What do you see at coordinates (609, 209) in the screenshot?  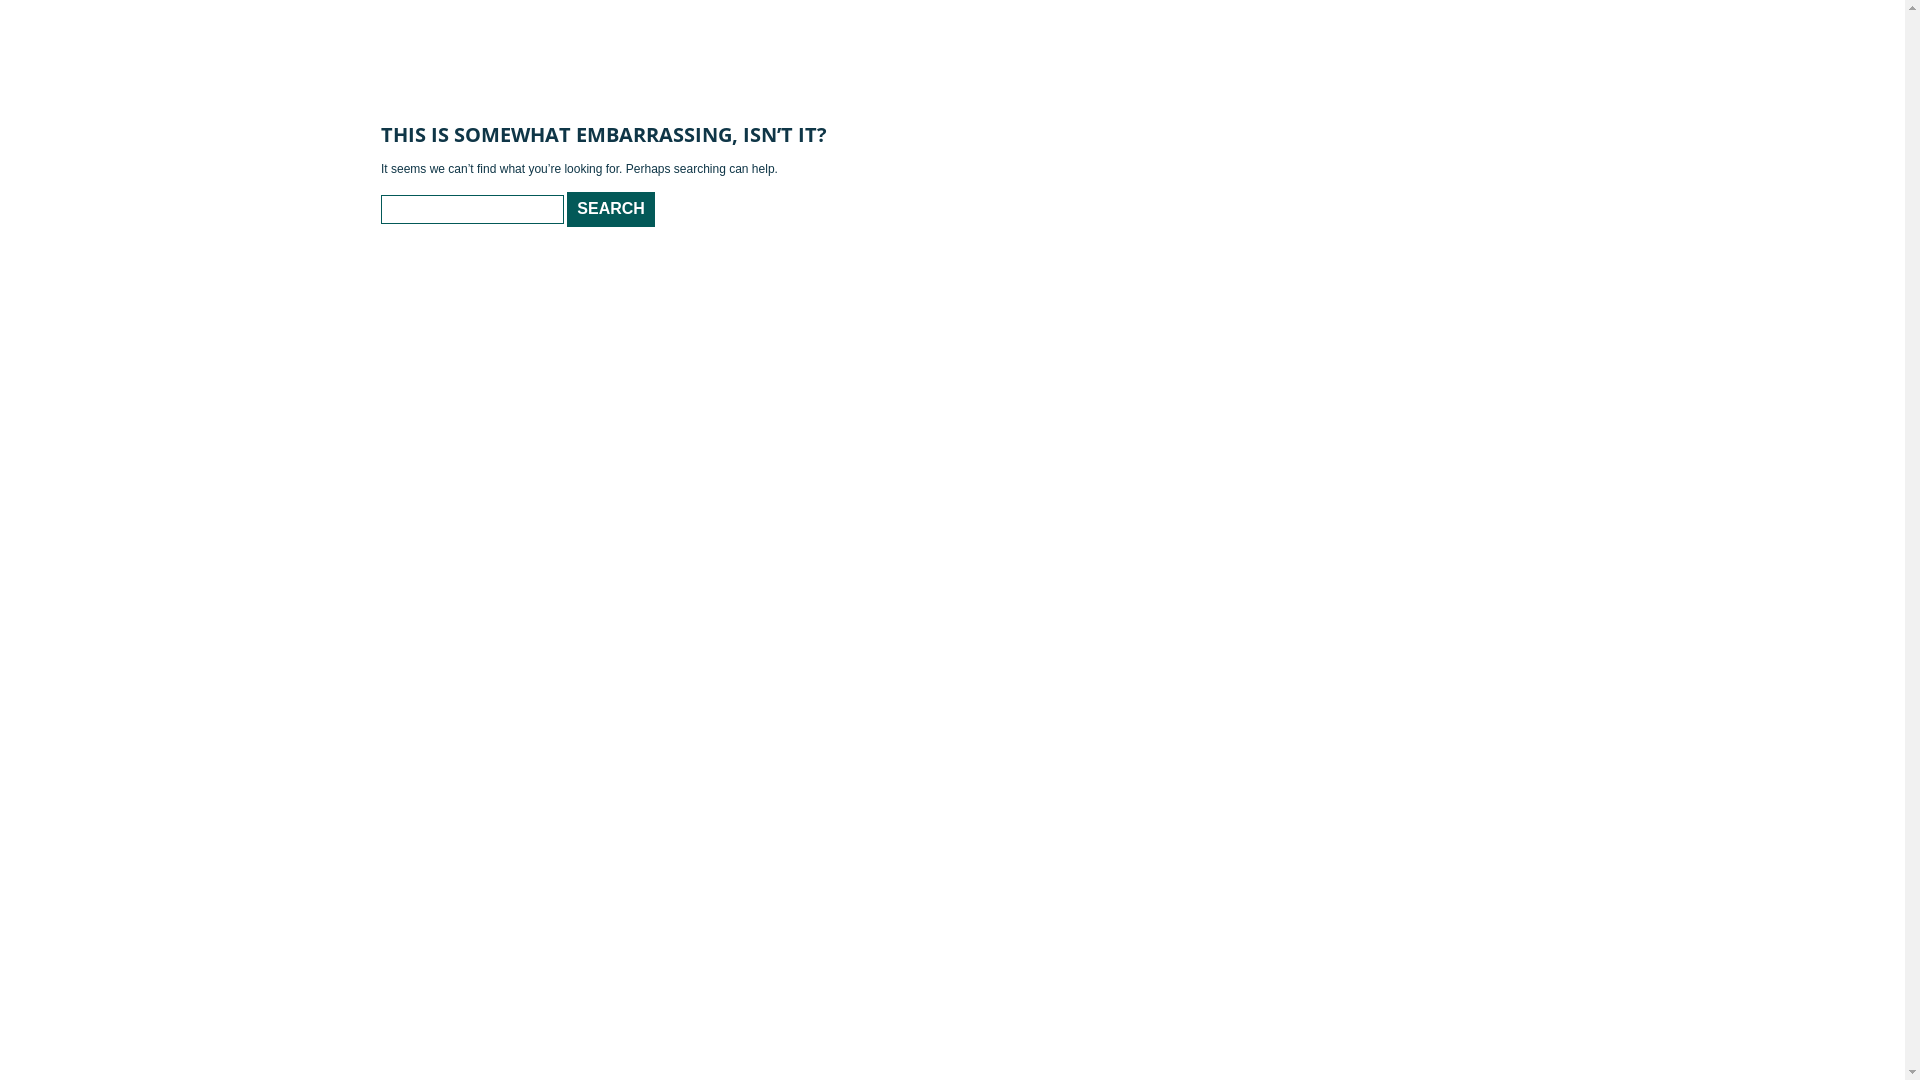 I see `'Search'` at bounding box center [609, 209].